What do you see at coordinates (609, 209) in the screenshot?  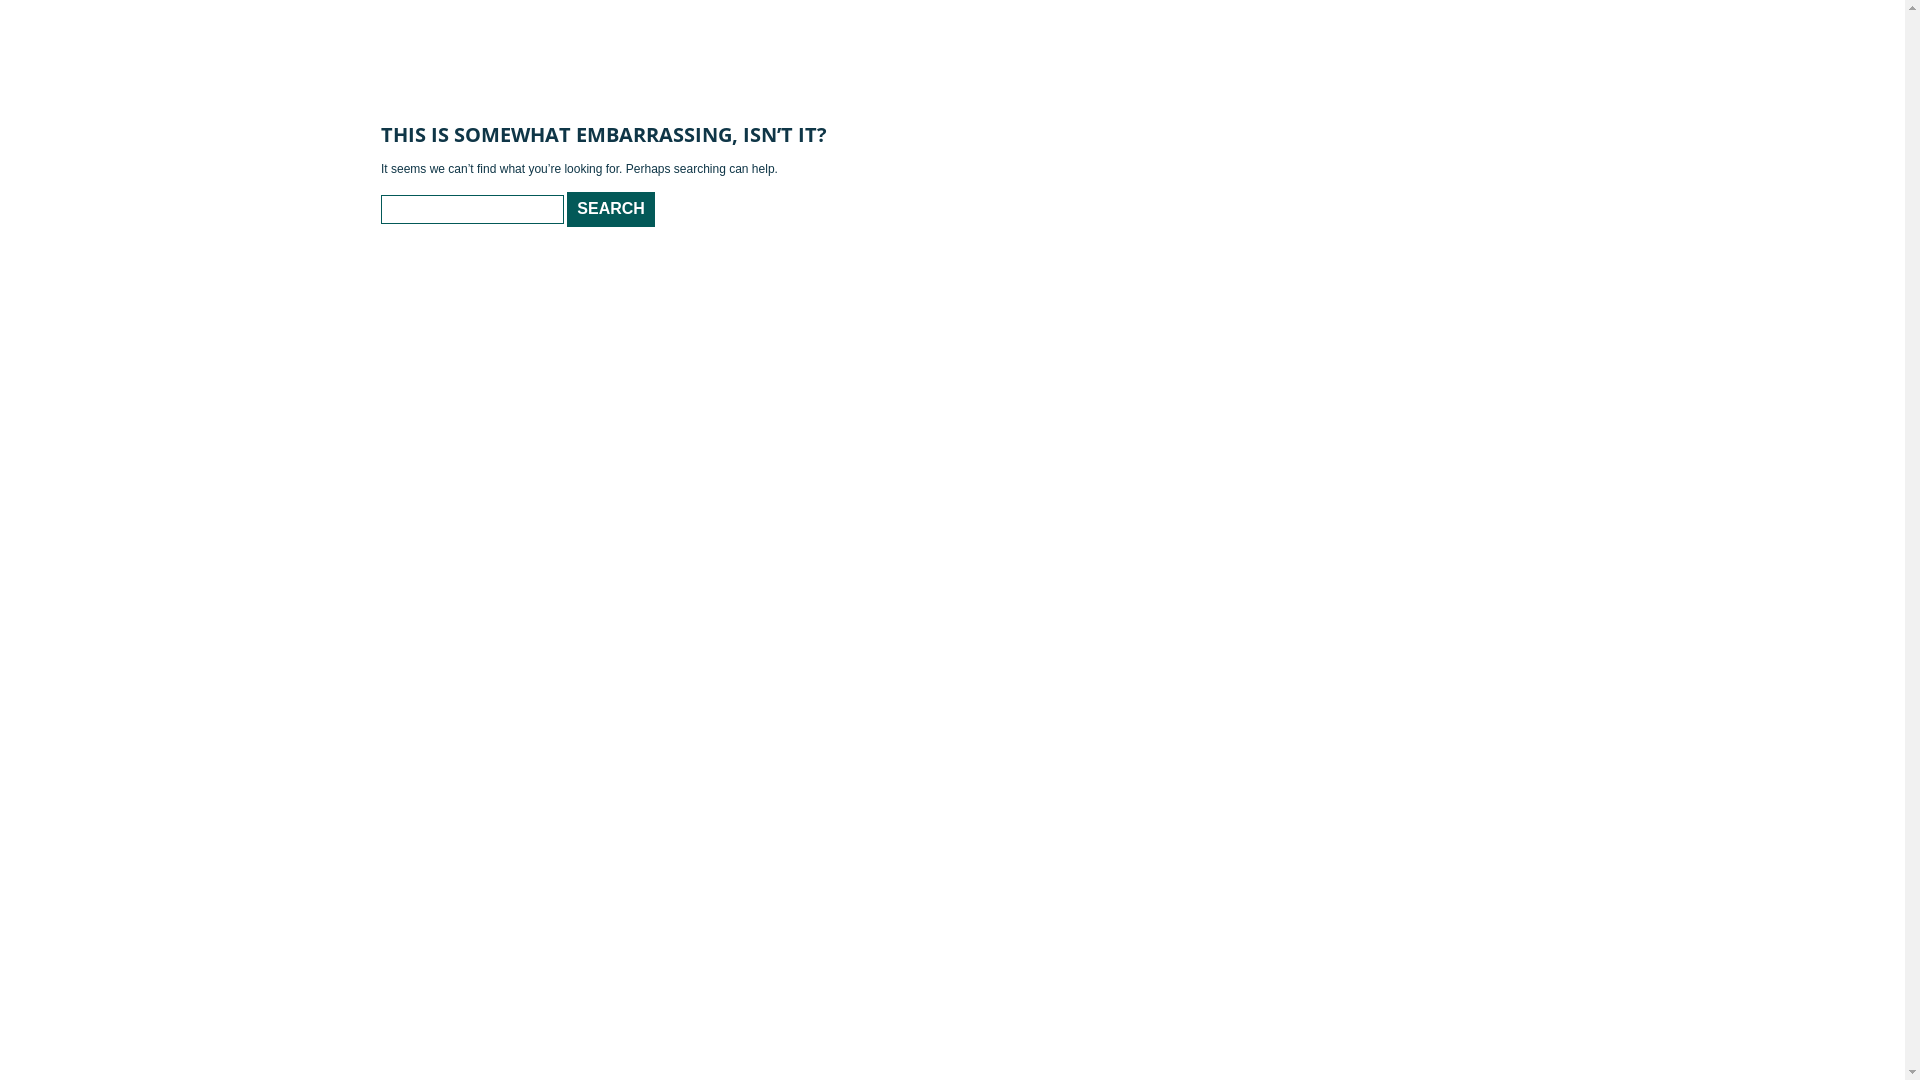 I see `'Search'` at bounding box center [609, 209].